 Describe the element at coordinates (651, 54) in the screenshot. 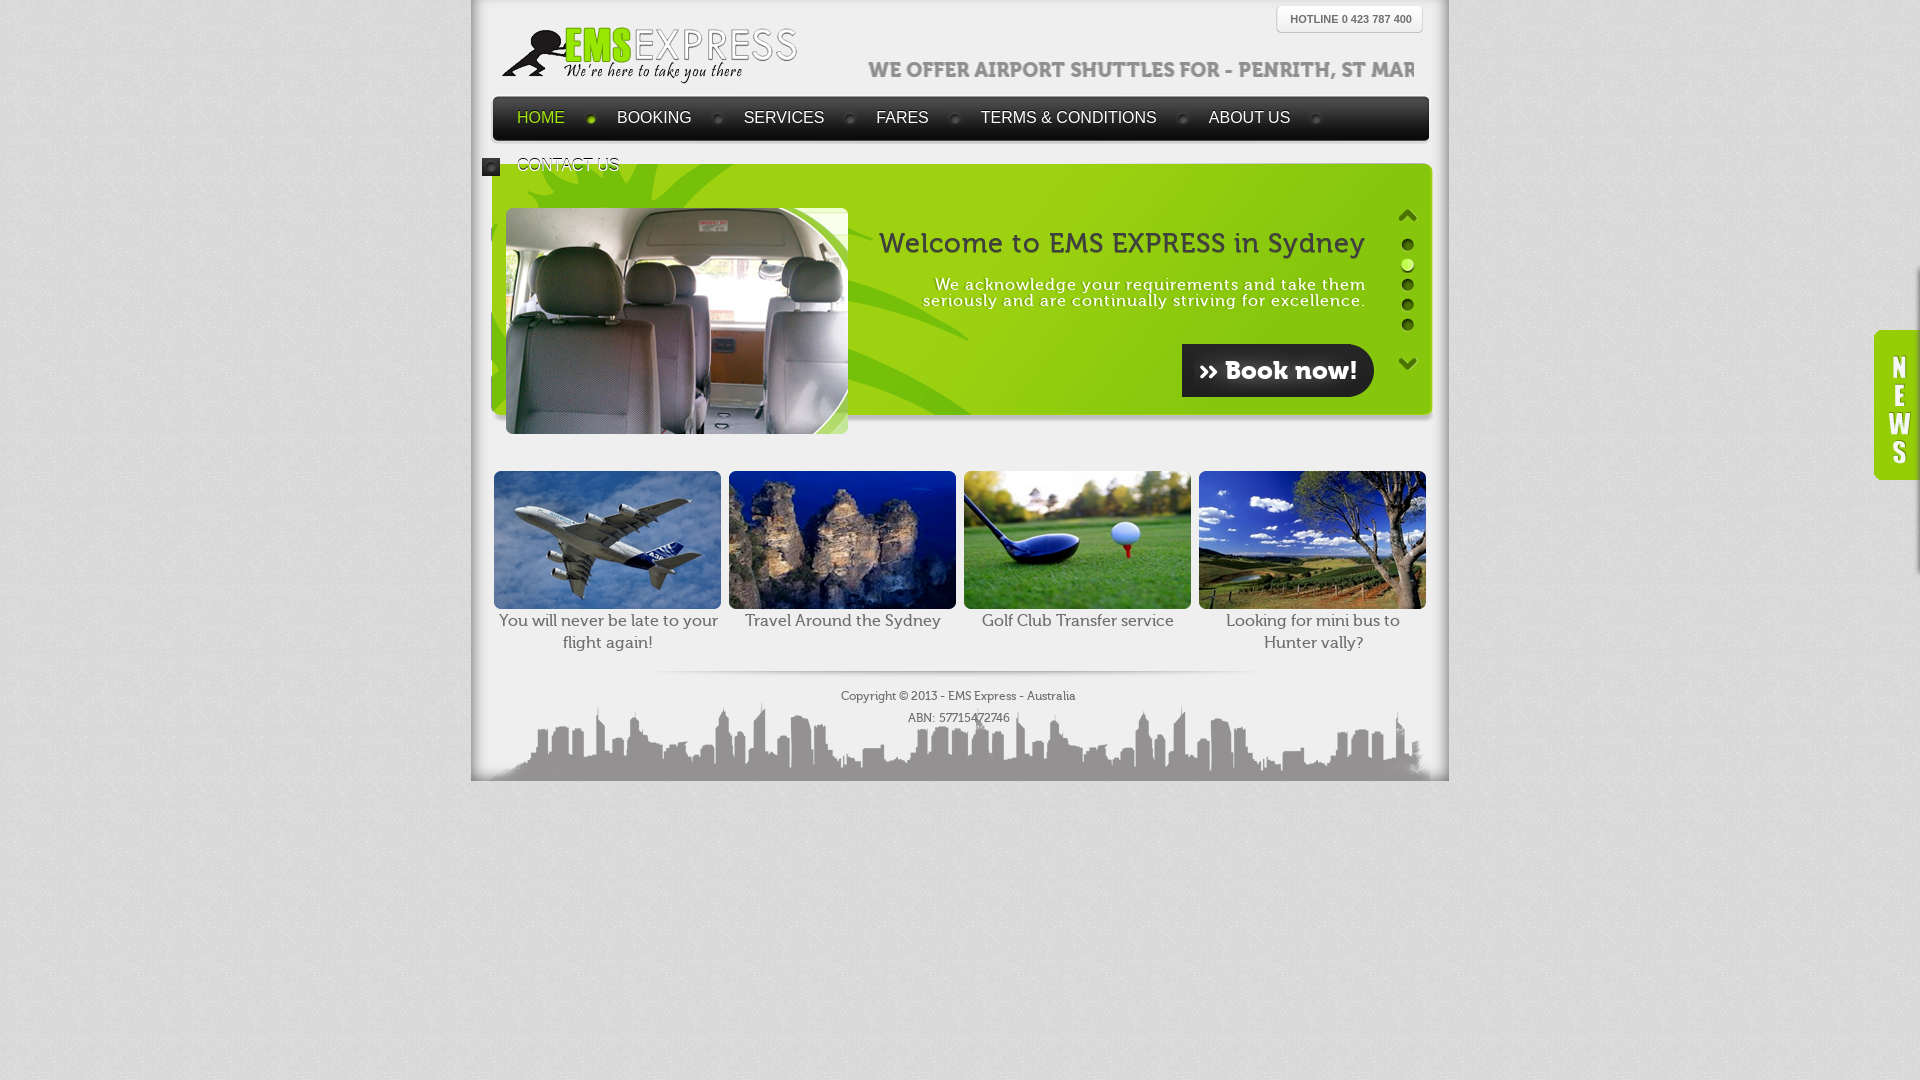

I see `'EMS EXPRESS'` at that location.